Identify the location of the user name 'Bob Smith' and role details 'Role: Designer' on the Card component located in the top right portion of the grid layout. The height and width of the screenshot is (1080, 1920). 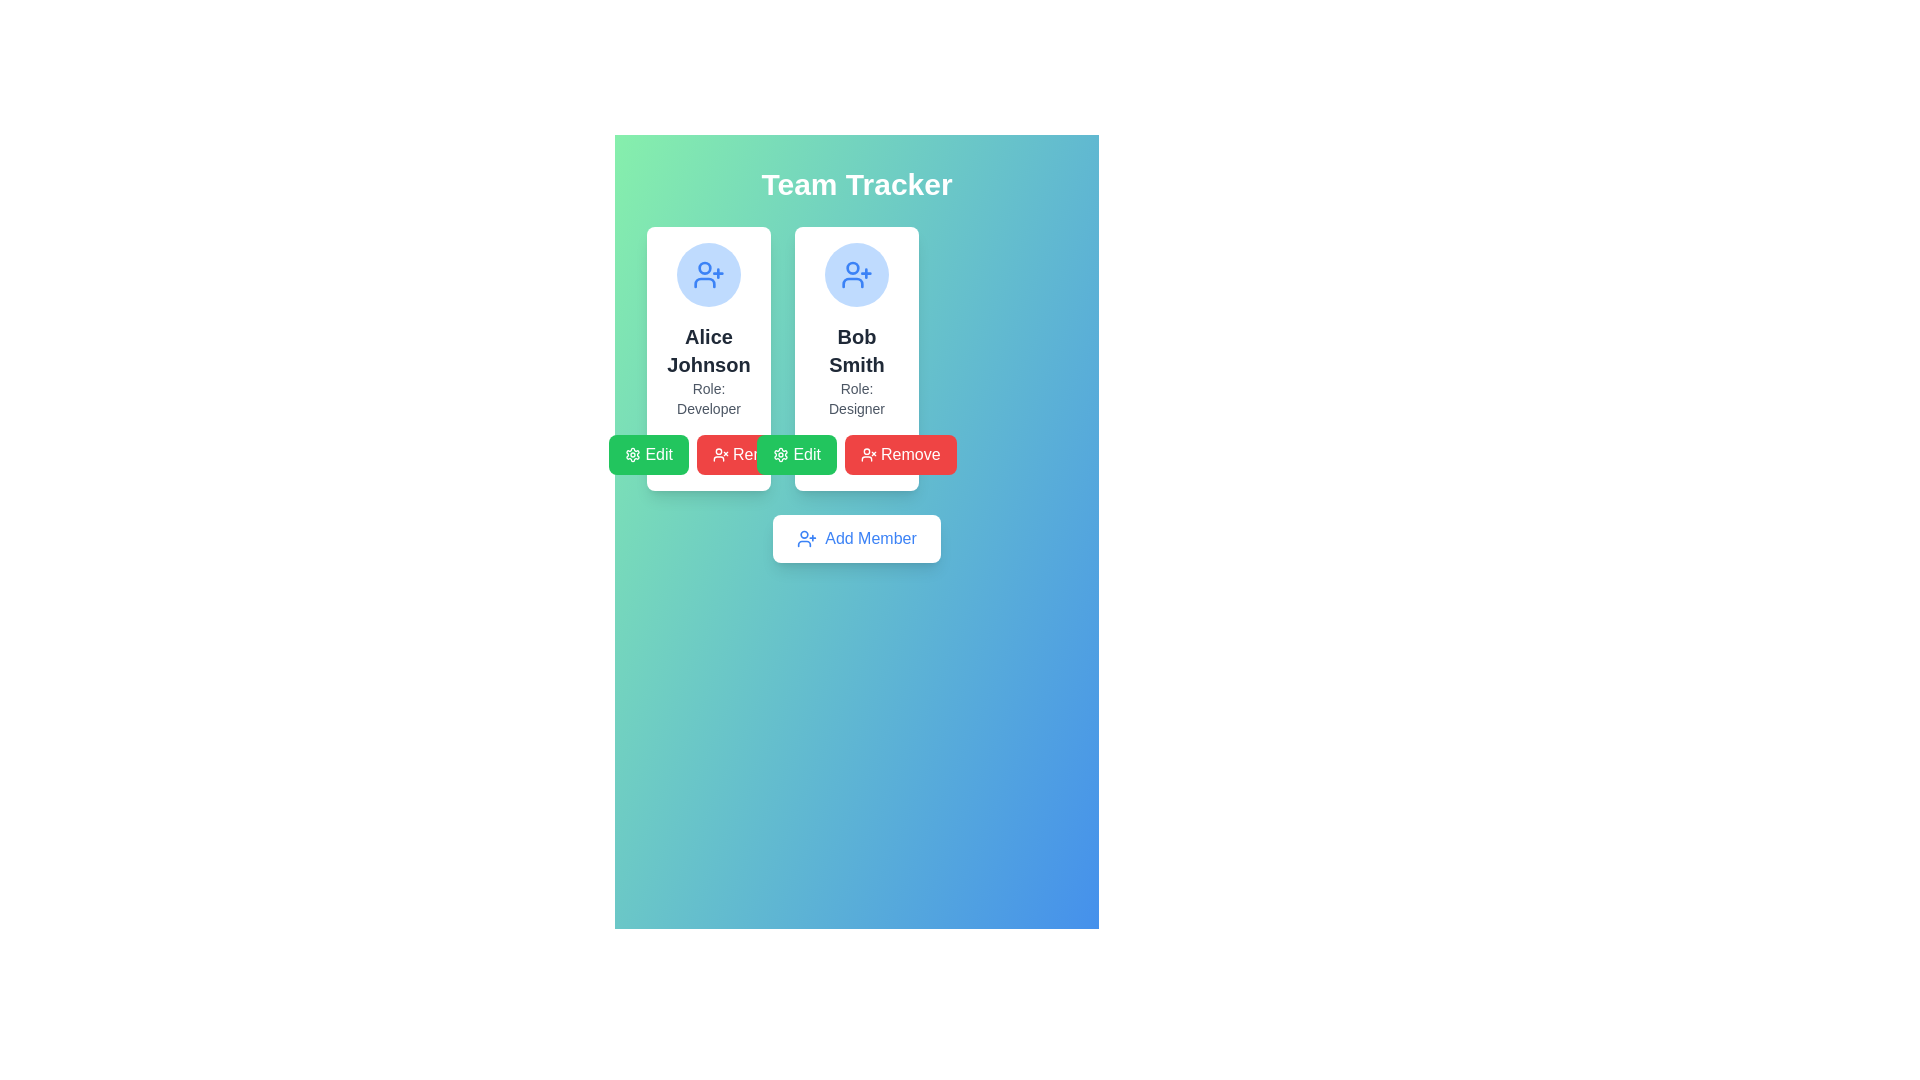
(857, 357).